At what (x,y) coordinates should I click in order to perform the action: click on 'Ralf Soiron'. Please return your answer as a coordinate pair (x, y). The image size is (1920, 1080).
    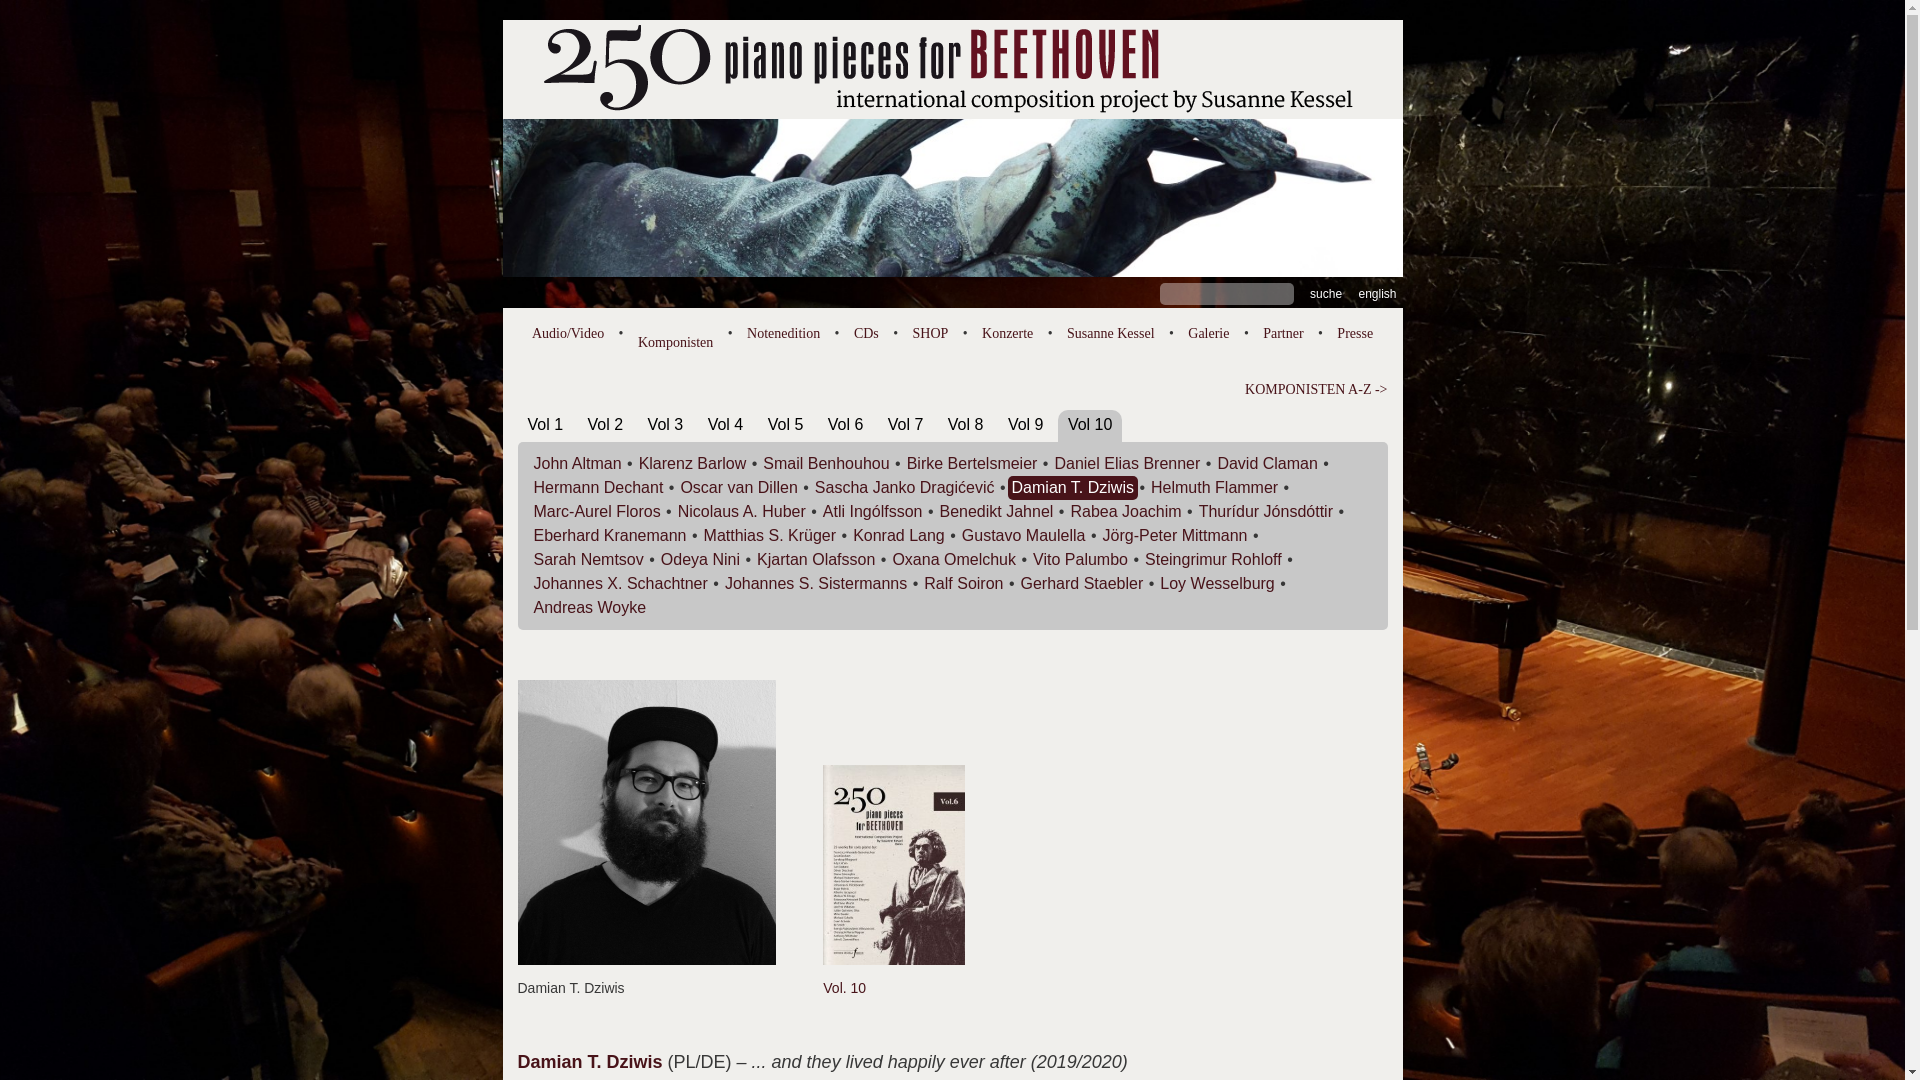
    Looking at the image, I should click on (963, 583).